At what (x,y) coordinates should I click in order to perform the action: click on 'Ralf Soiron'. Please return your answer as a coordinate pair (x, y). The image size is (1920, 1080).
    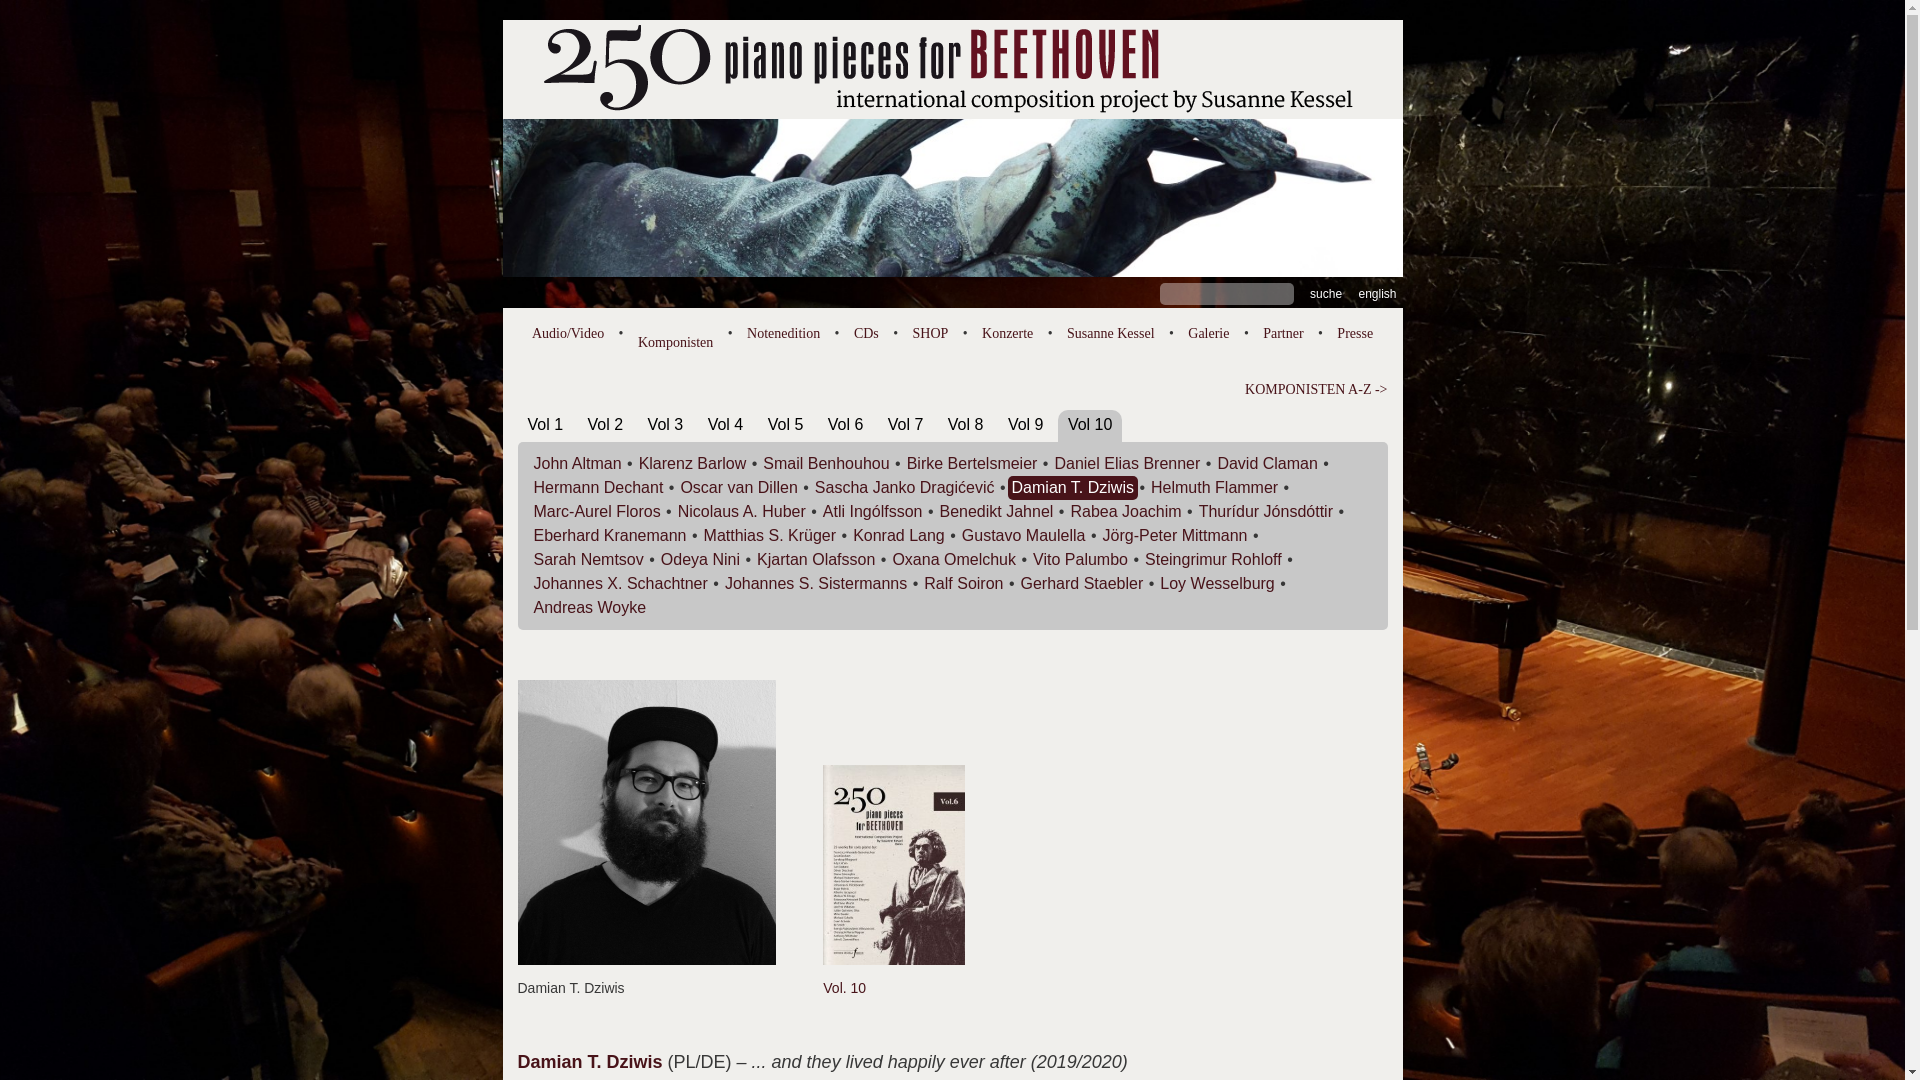
    Looking at the image, I should click on (963, 583).